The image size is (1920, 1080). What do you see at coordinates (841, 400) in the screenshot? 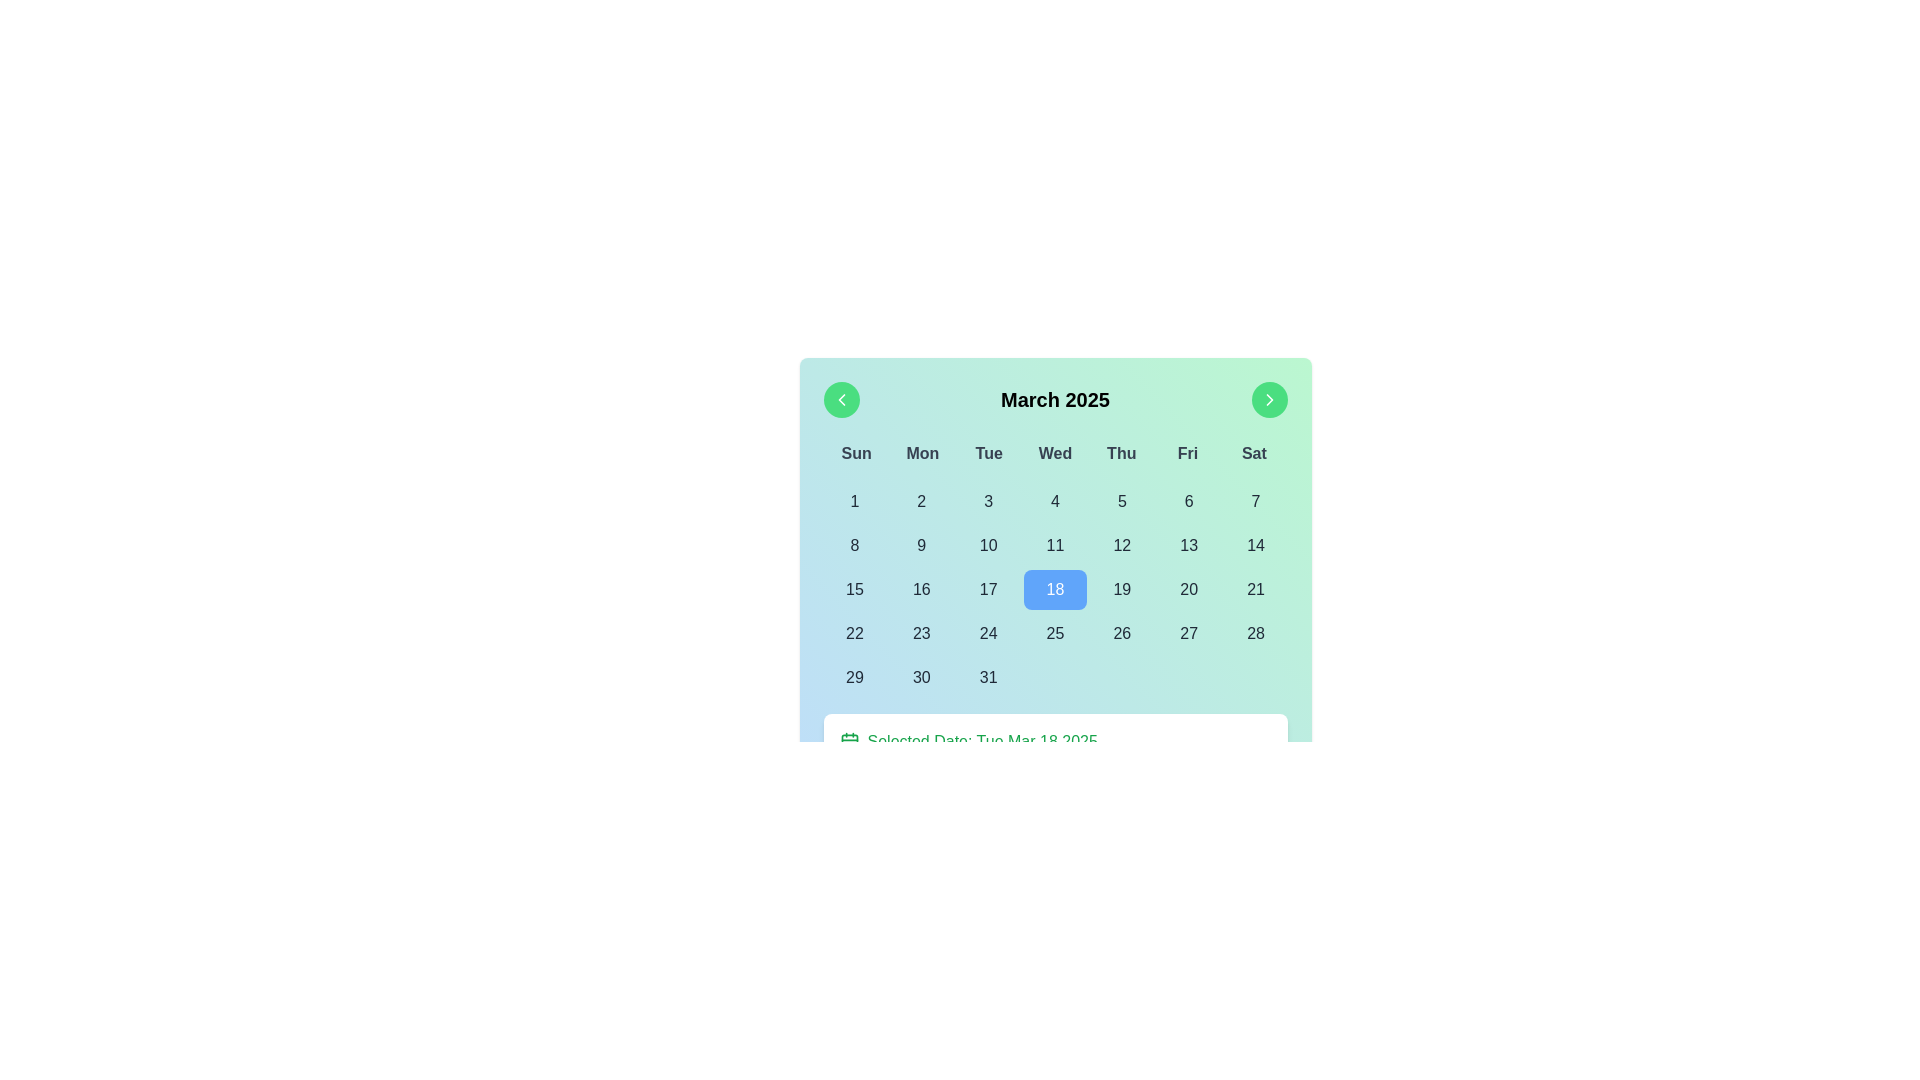
I see `the circular green button with a white leftward-pointing chevron icon located in the header area of the calendar interface` at bounding box center [841, 400].